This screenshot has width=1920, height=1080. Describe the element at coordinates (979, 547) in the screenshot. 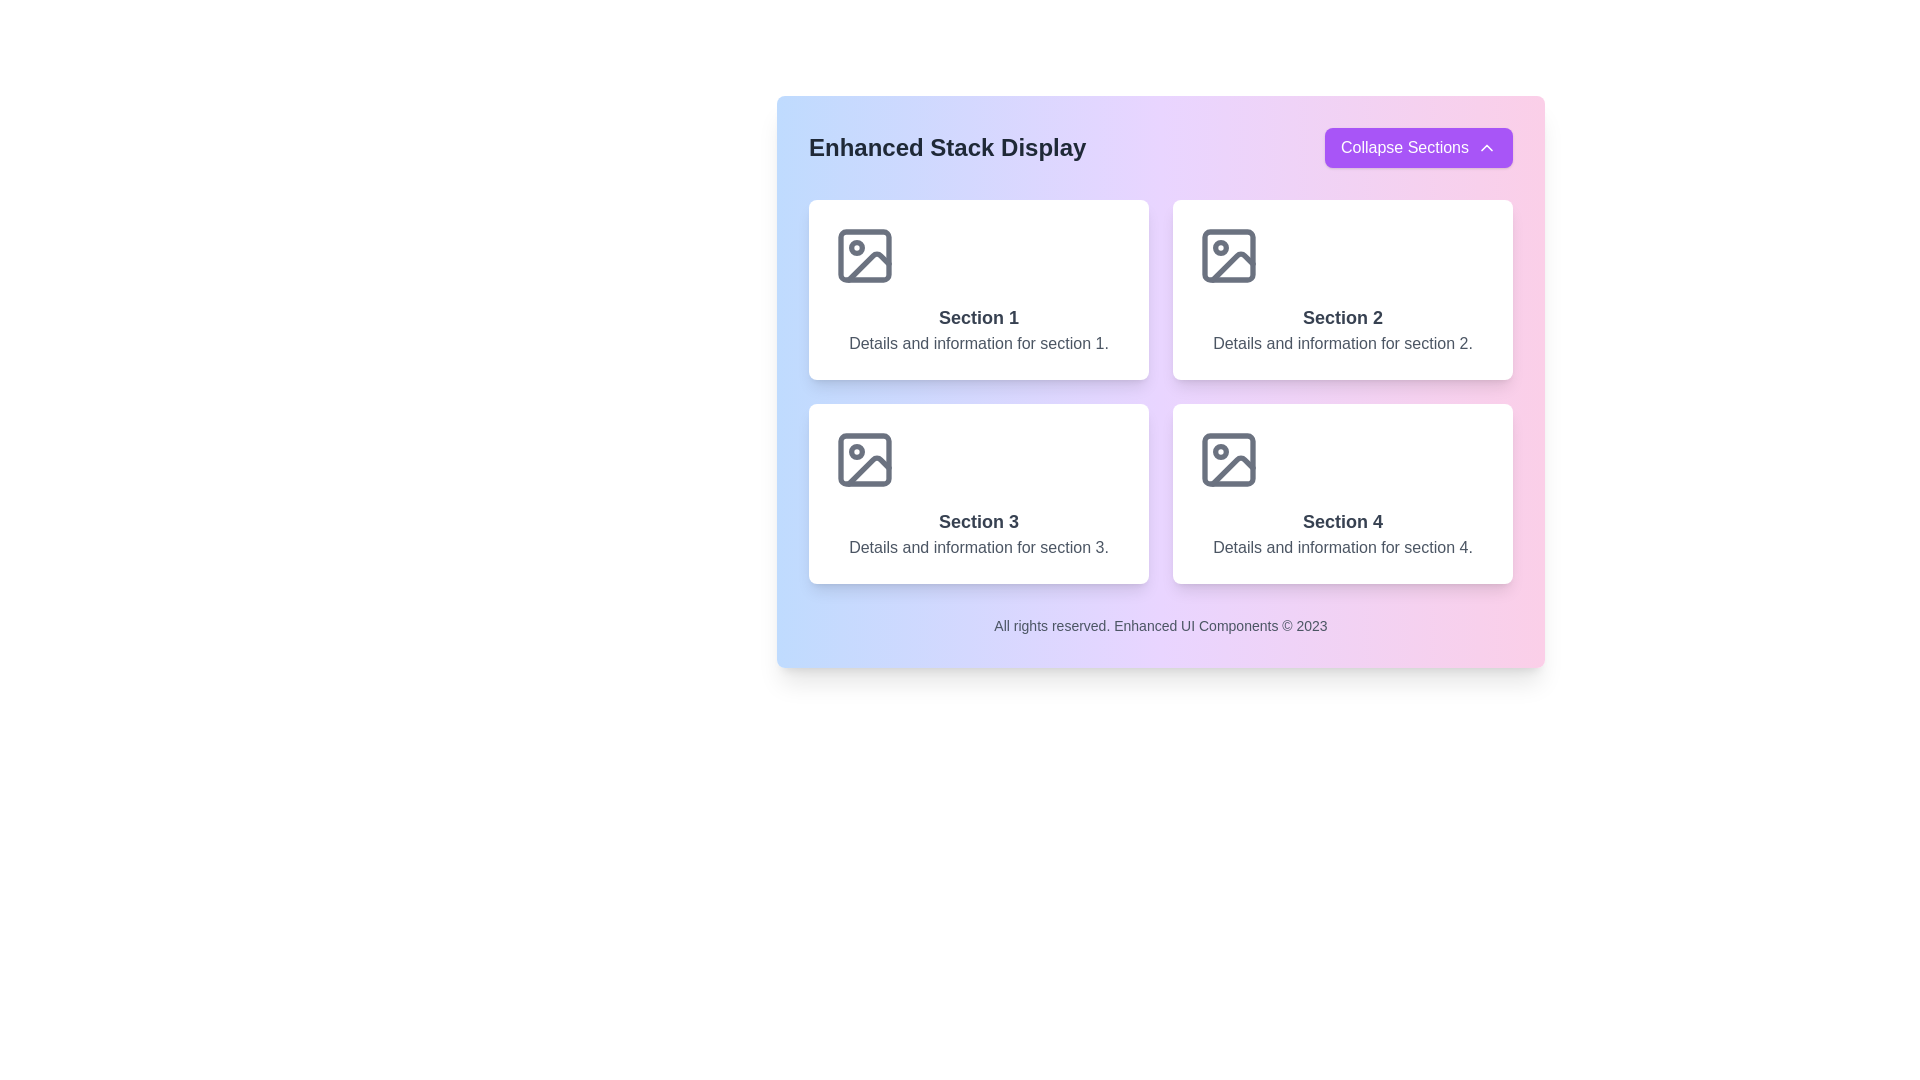

I see `the second line of text inside the bottom-left information box labeled 'Section 3.'` at that location.